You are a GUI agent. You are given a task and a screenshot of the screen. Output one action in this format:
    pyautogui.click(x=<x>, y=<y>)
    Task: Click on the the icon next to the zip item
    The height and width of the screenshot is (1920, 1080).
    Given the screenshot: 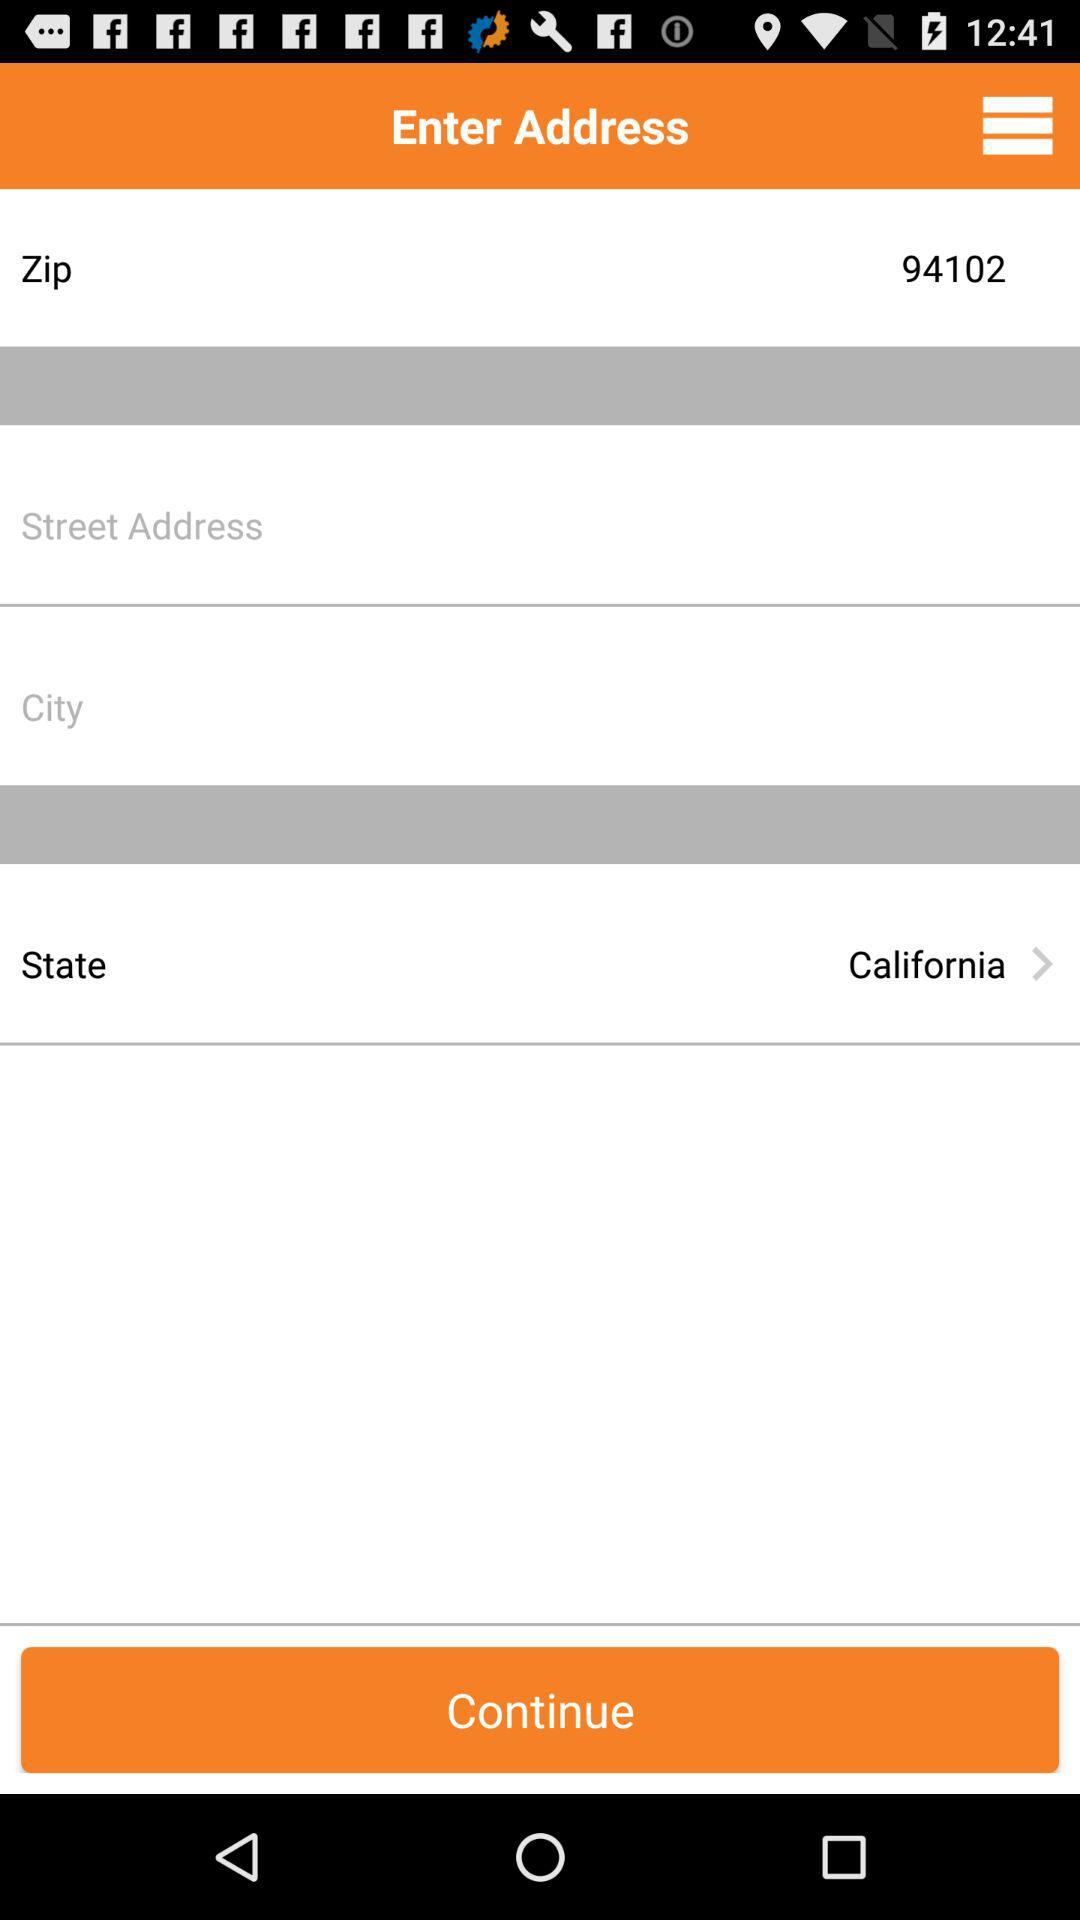 What is the action you would take?
    pyautogui.click(x=694, y=266)
    